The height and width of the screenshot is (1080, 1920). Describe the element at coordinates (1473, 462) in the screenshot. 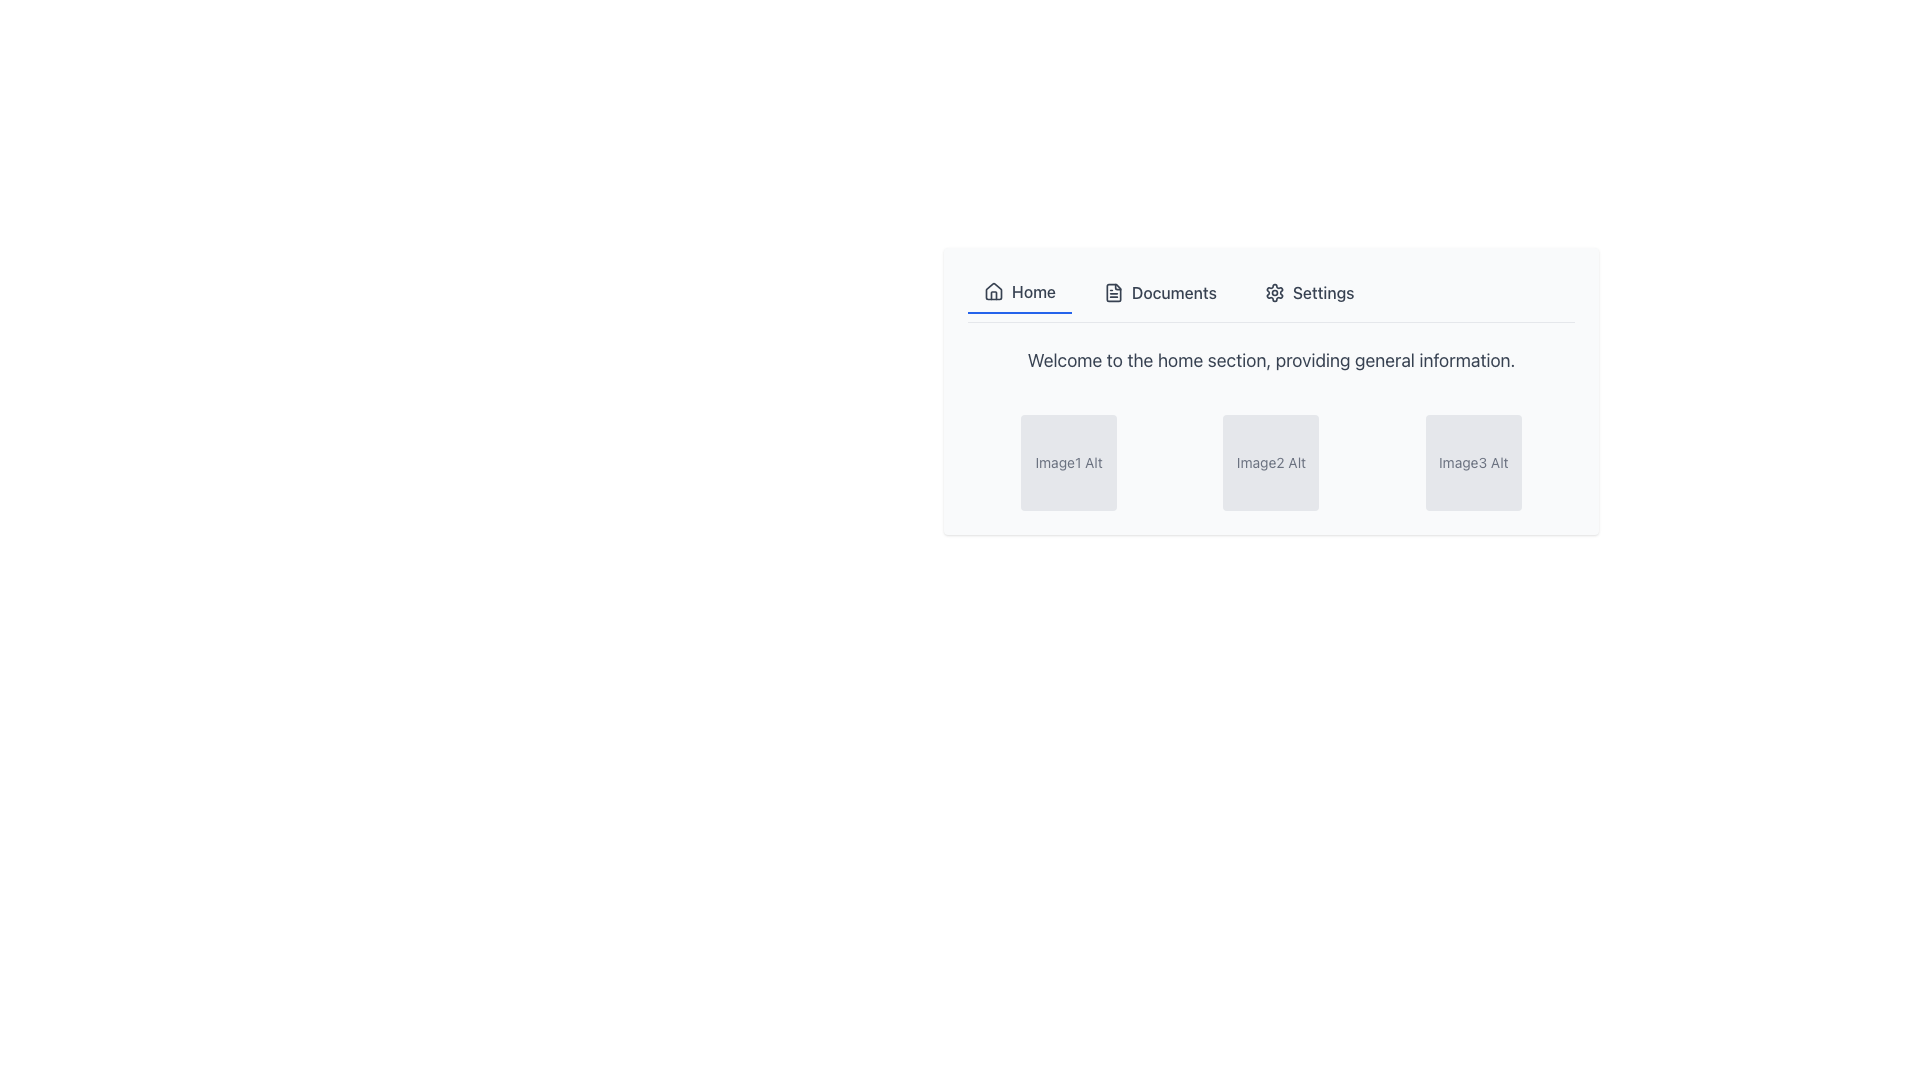

I see `text 'Image3 Alt' from the third light gray rounded square Placeholder located towards the bottom-right area of the main content section` at that location.